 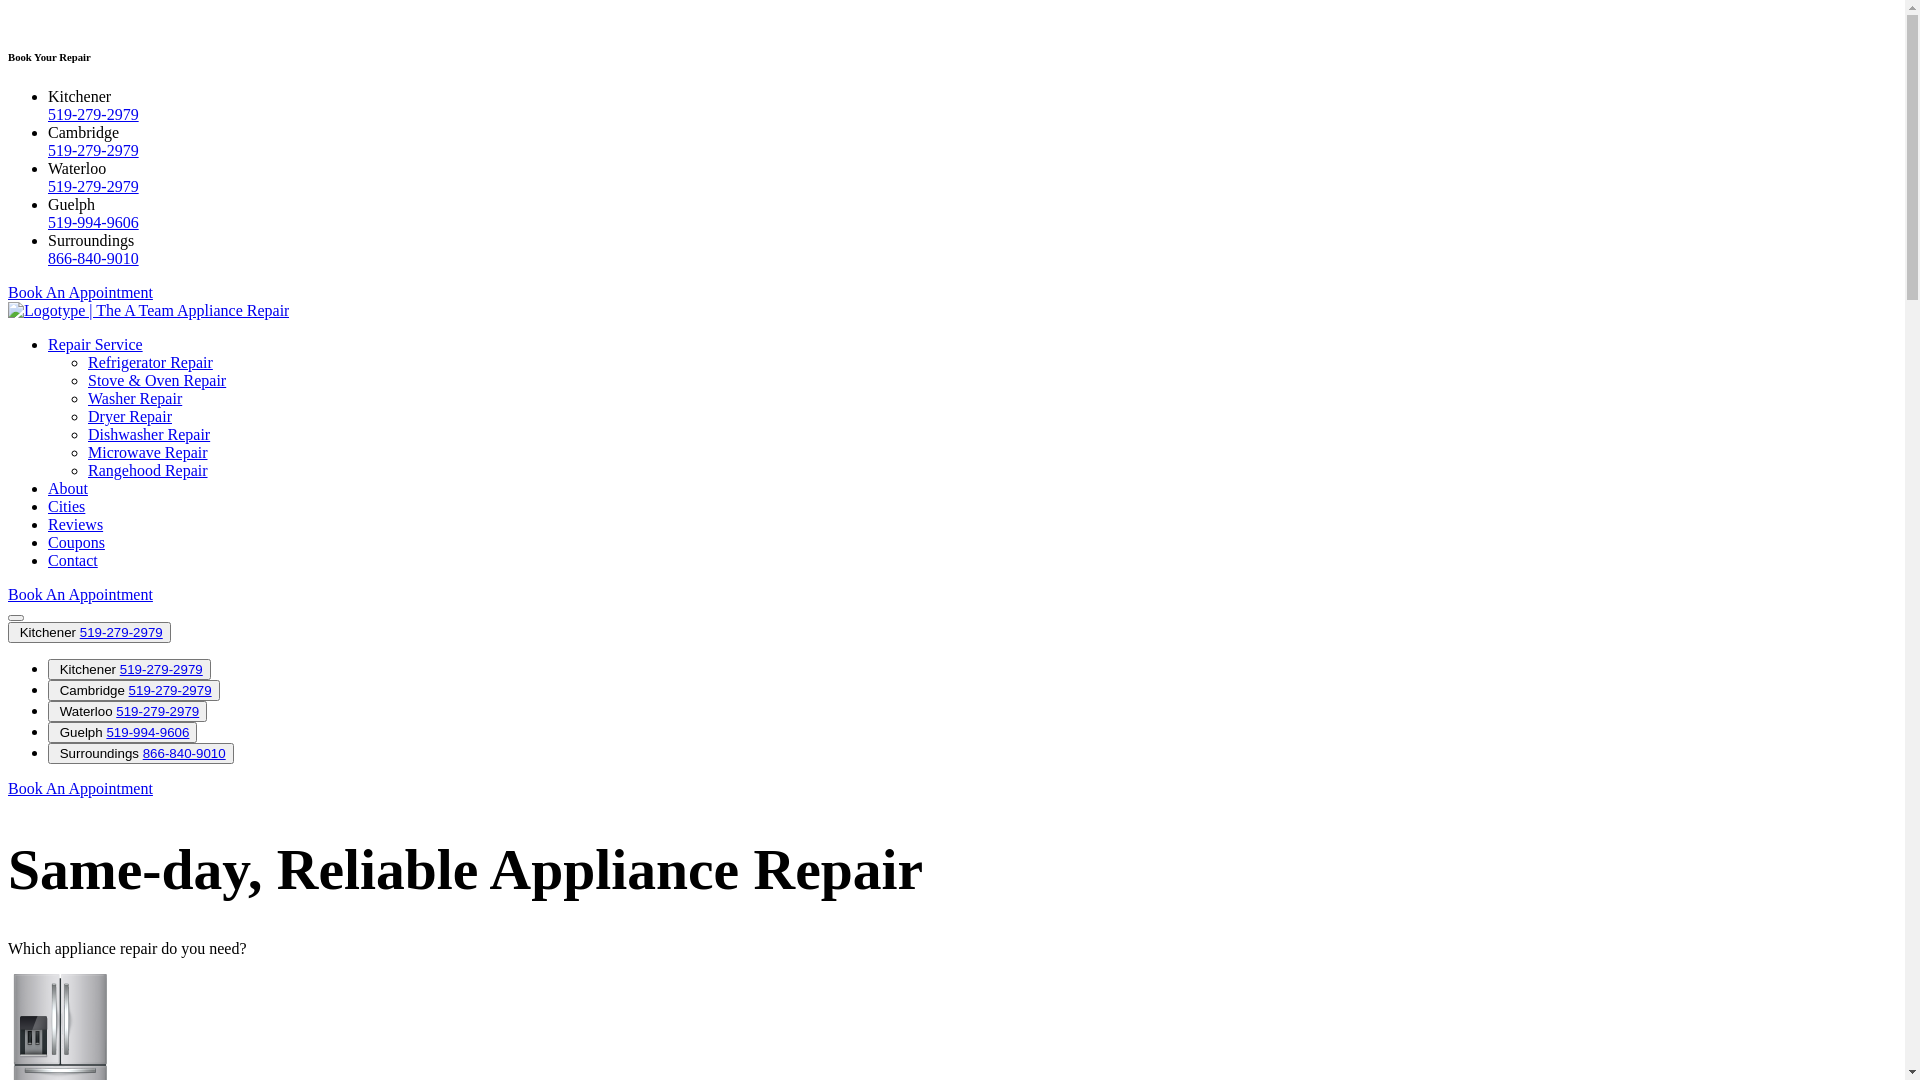 I want to click on '519-279-2979', so click(x=114, y=710).